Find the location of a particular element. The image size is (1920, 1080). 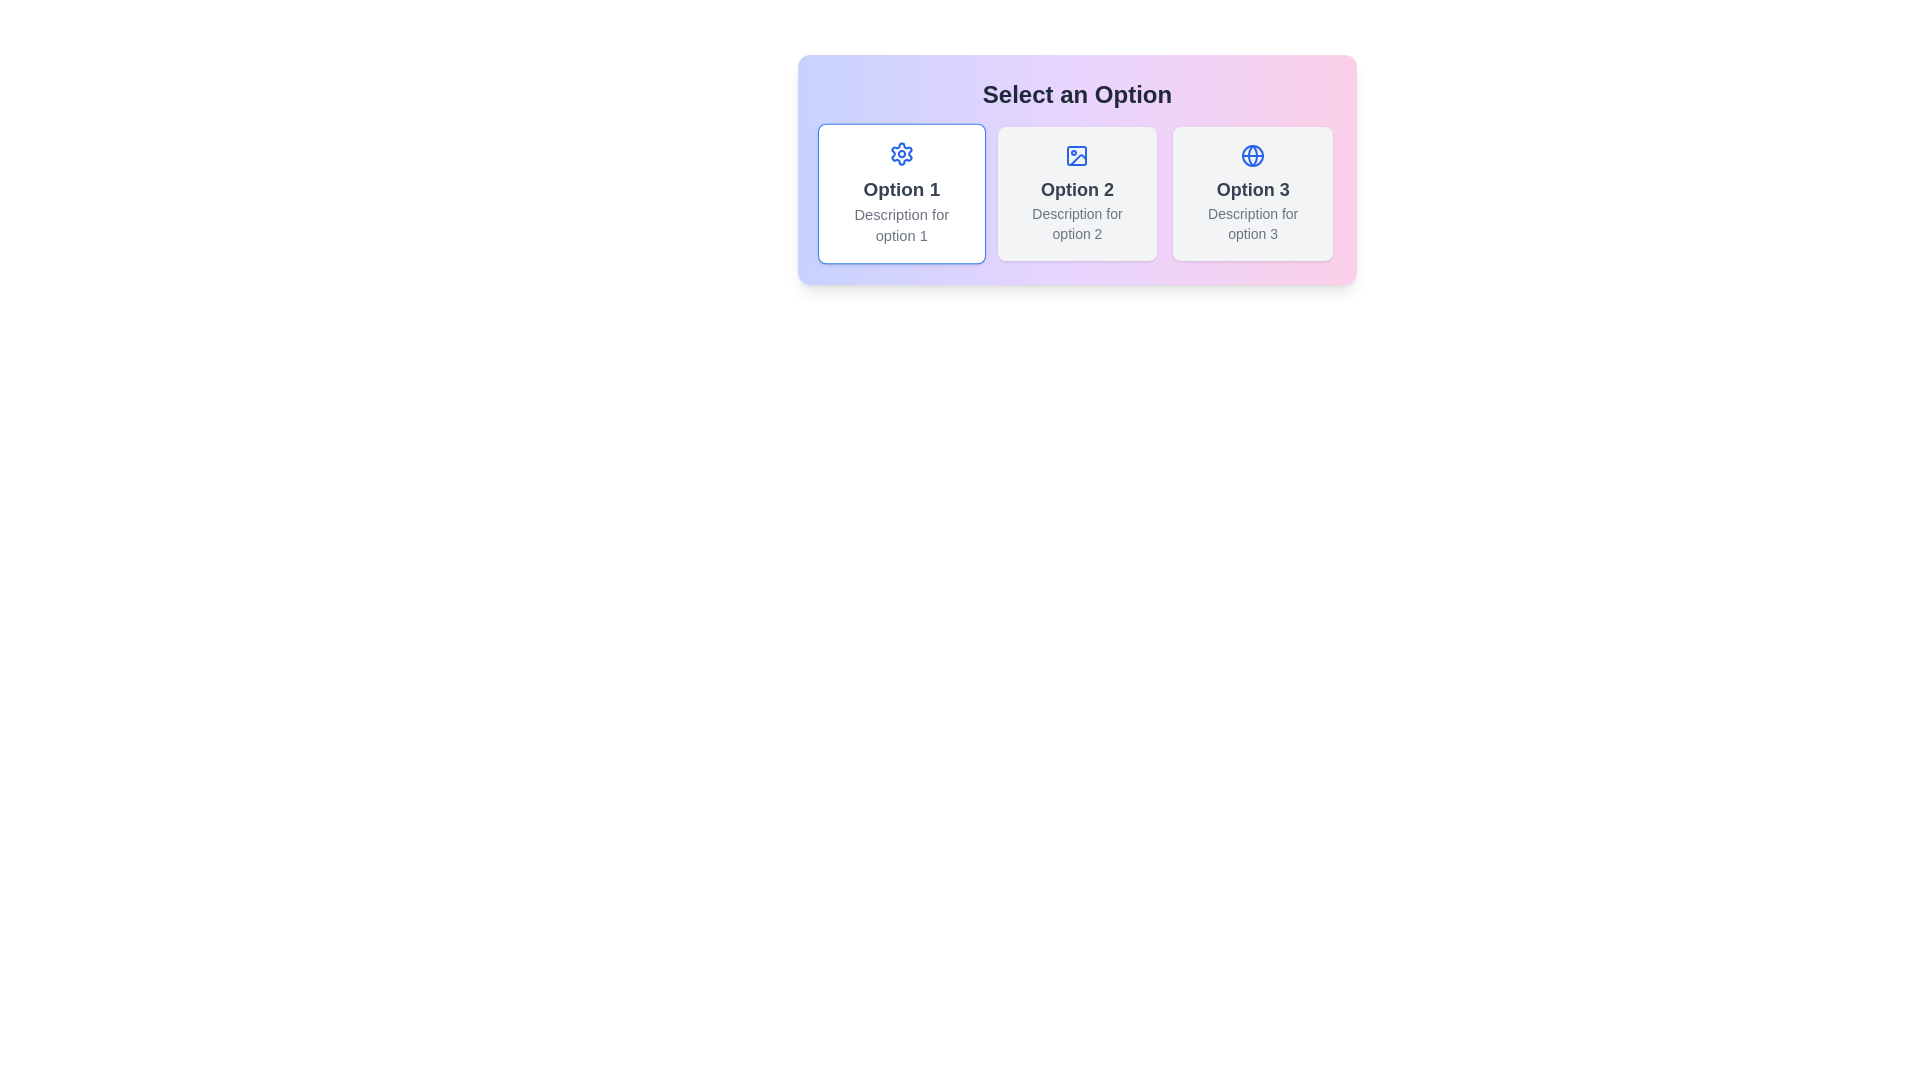

the presence of the Icon representing the 'Option 3' section, located at the top-center of the third option box labeled 'Option 3' is located at coordinates (1252, 154).